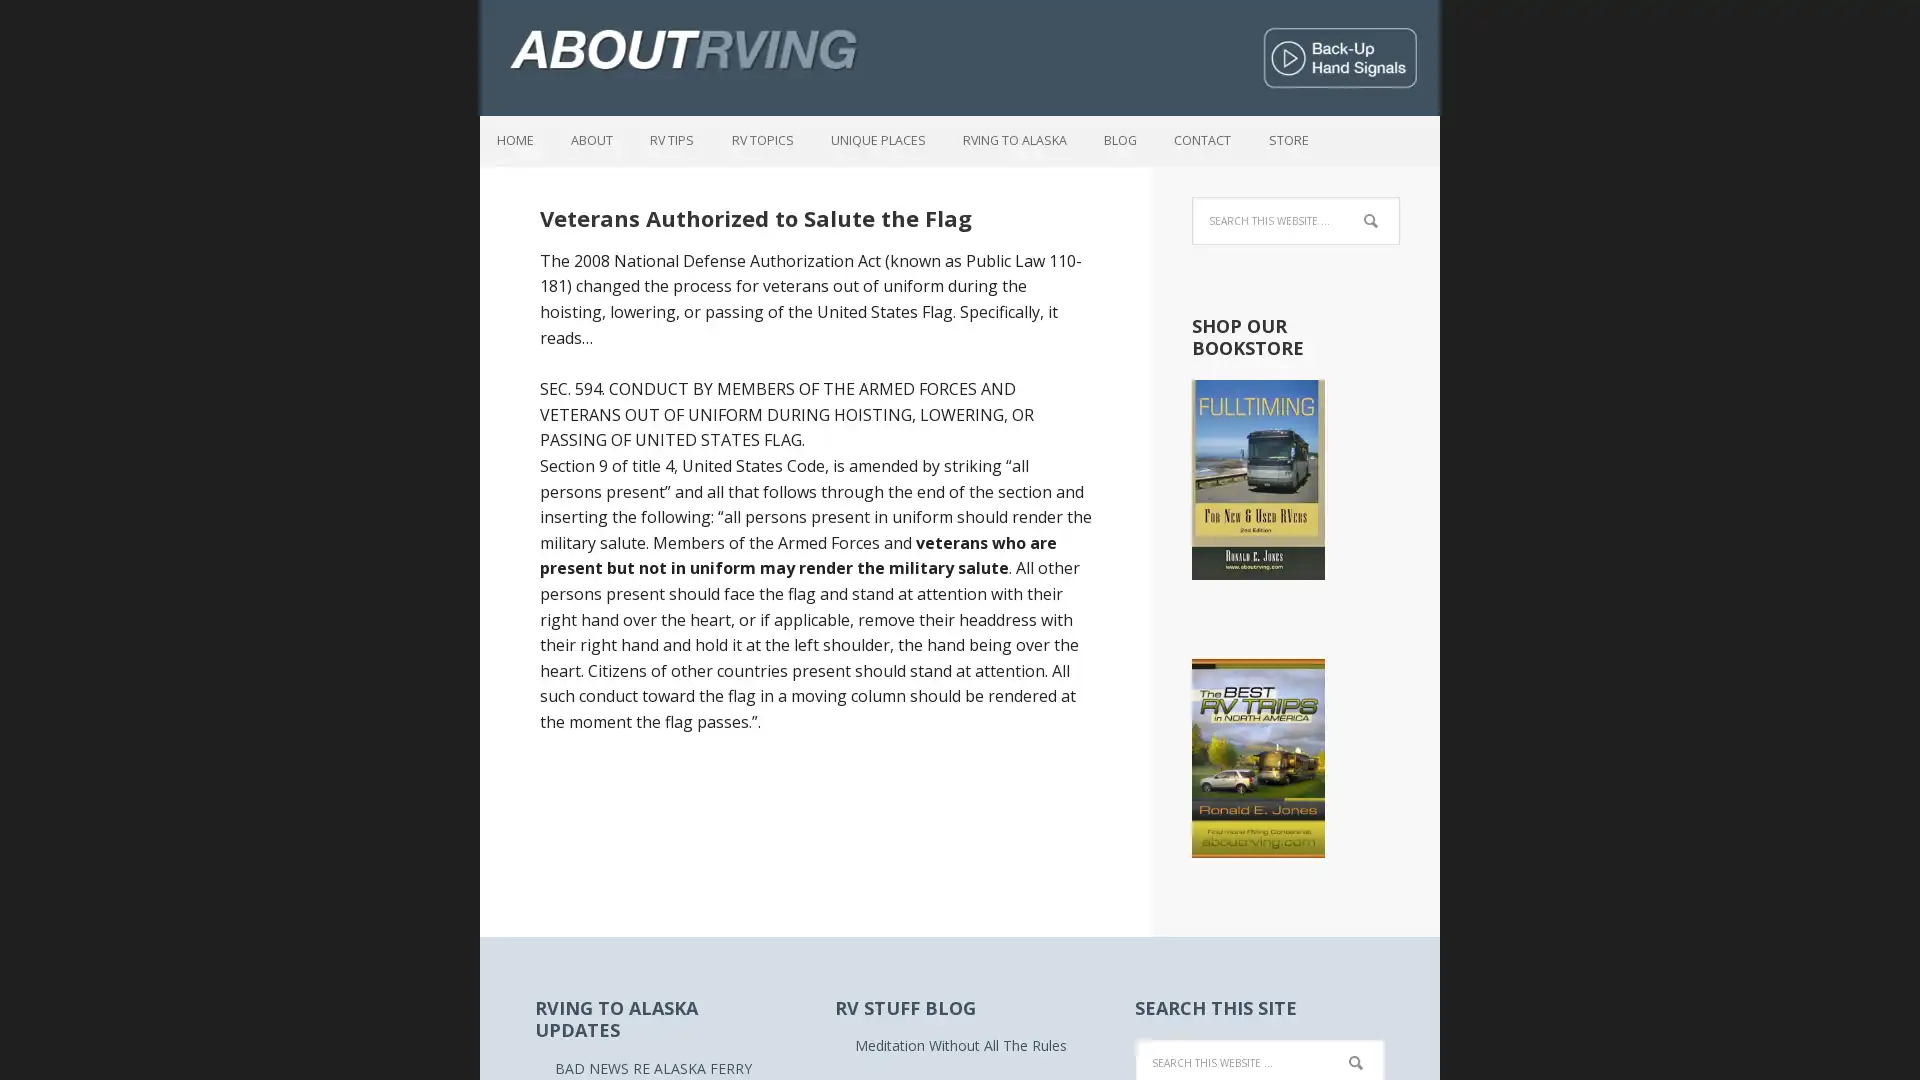  I want to click on Search, so click(1398, 209).